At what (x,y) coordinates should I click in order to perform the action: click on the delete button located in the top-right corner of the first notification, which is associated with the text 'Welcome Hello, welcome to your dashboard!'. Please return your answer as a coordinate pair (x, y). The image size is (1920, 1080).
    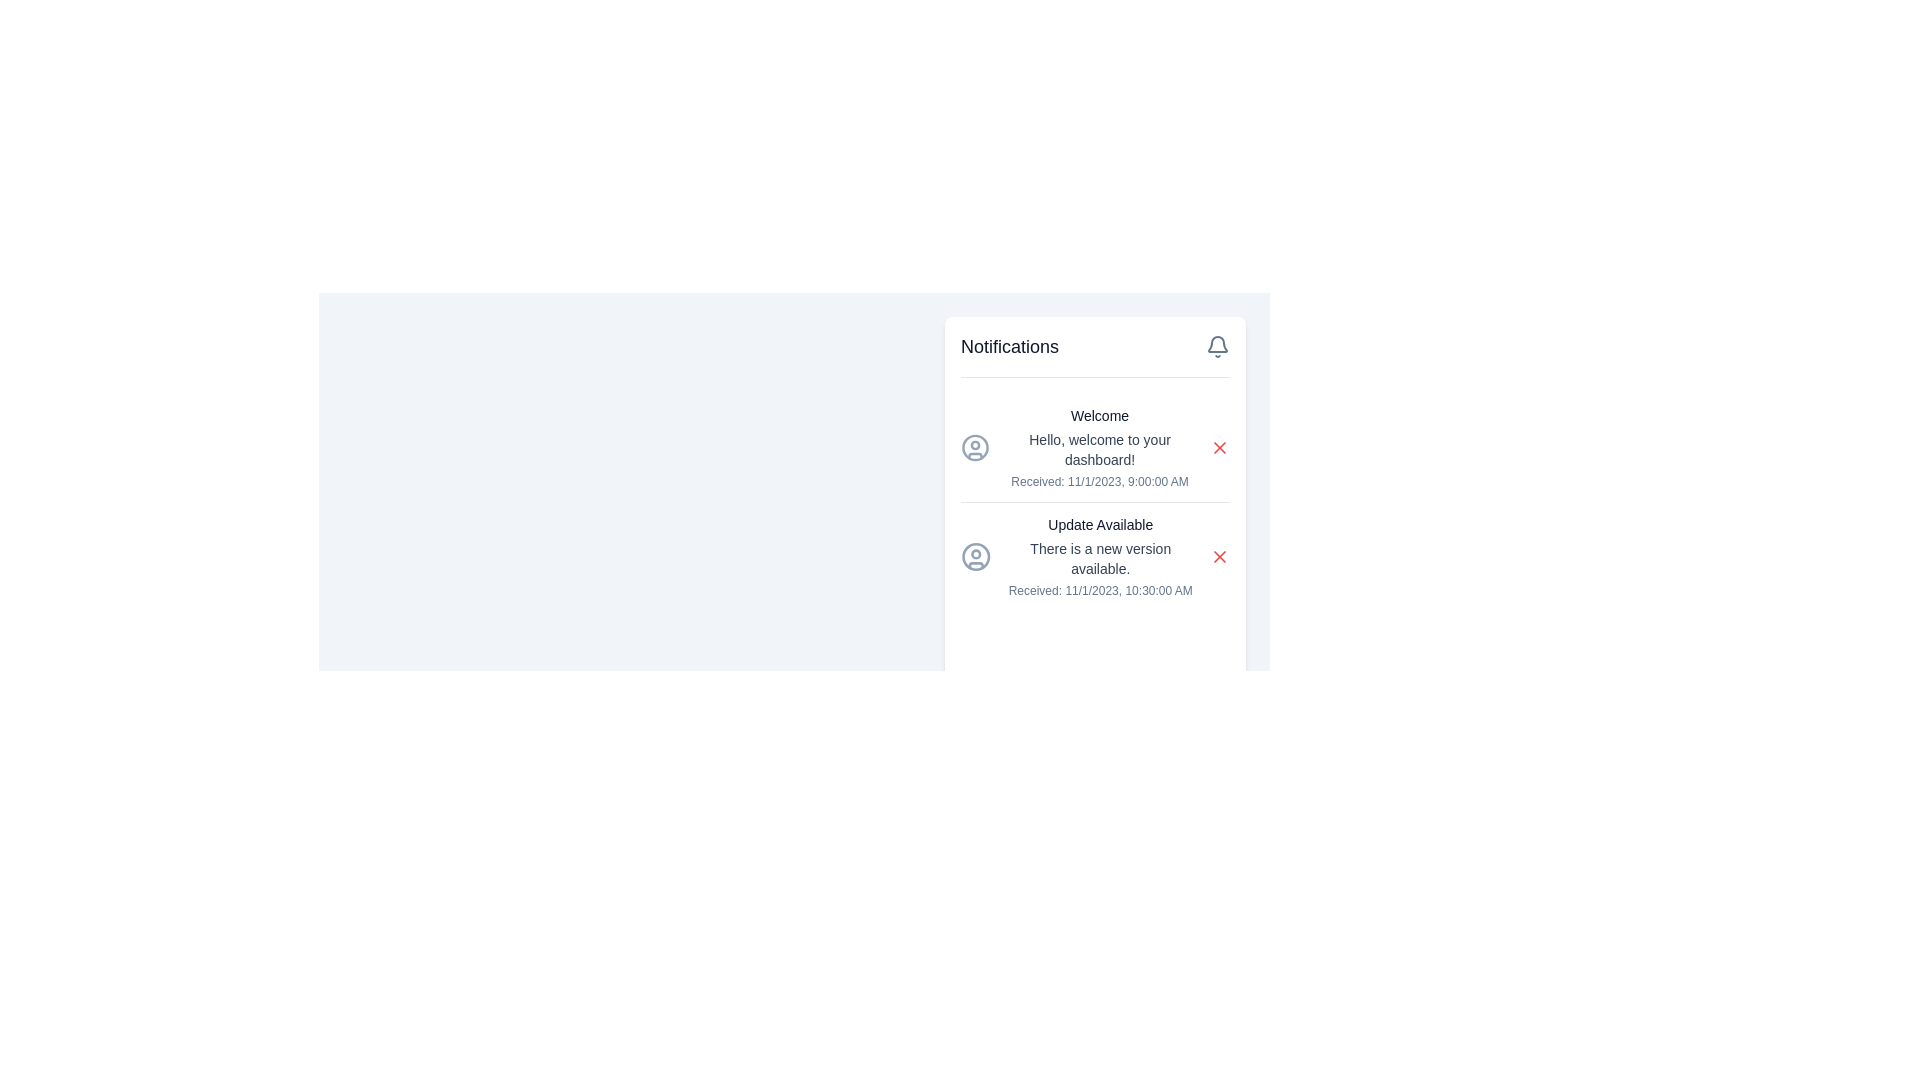
    Looking at the image, I should click on (1218, 446).